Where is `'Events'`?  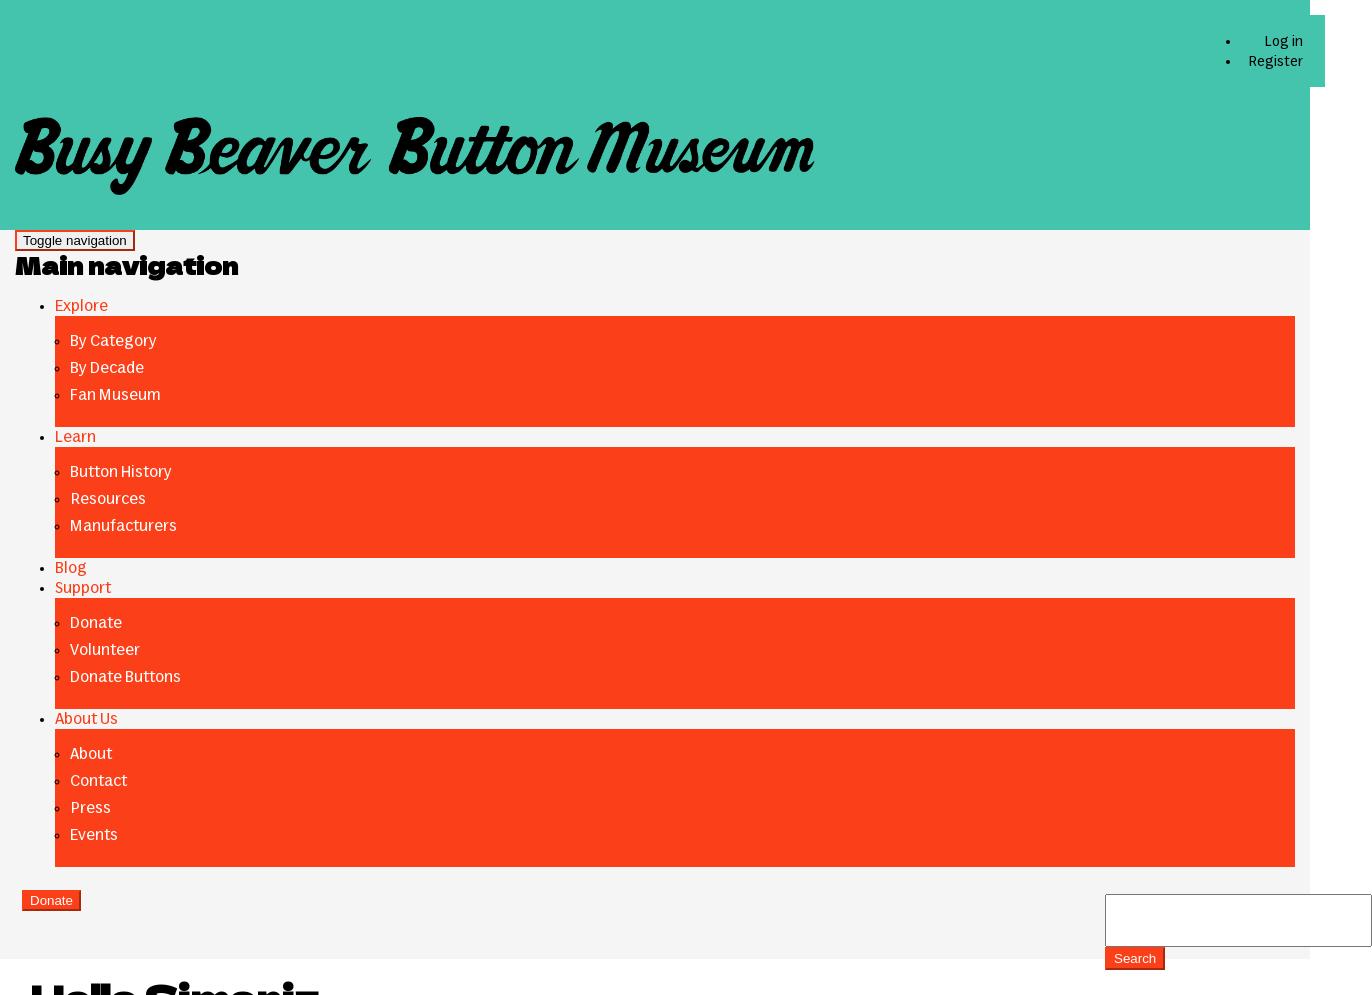
'Events' is located at coordinates (93, 833).